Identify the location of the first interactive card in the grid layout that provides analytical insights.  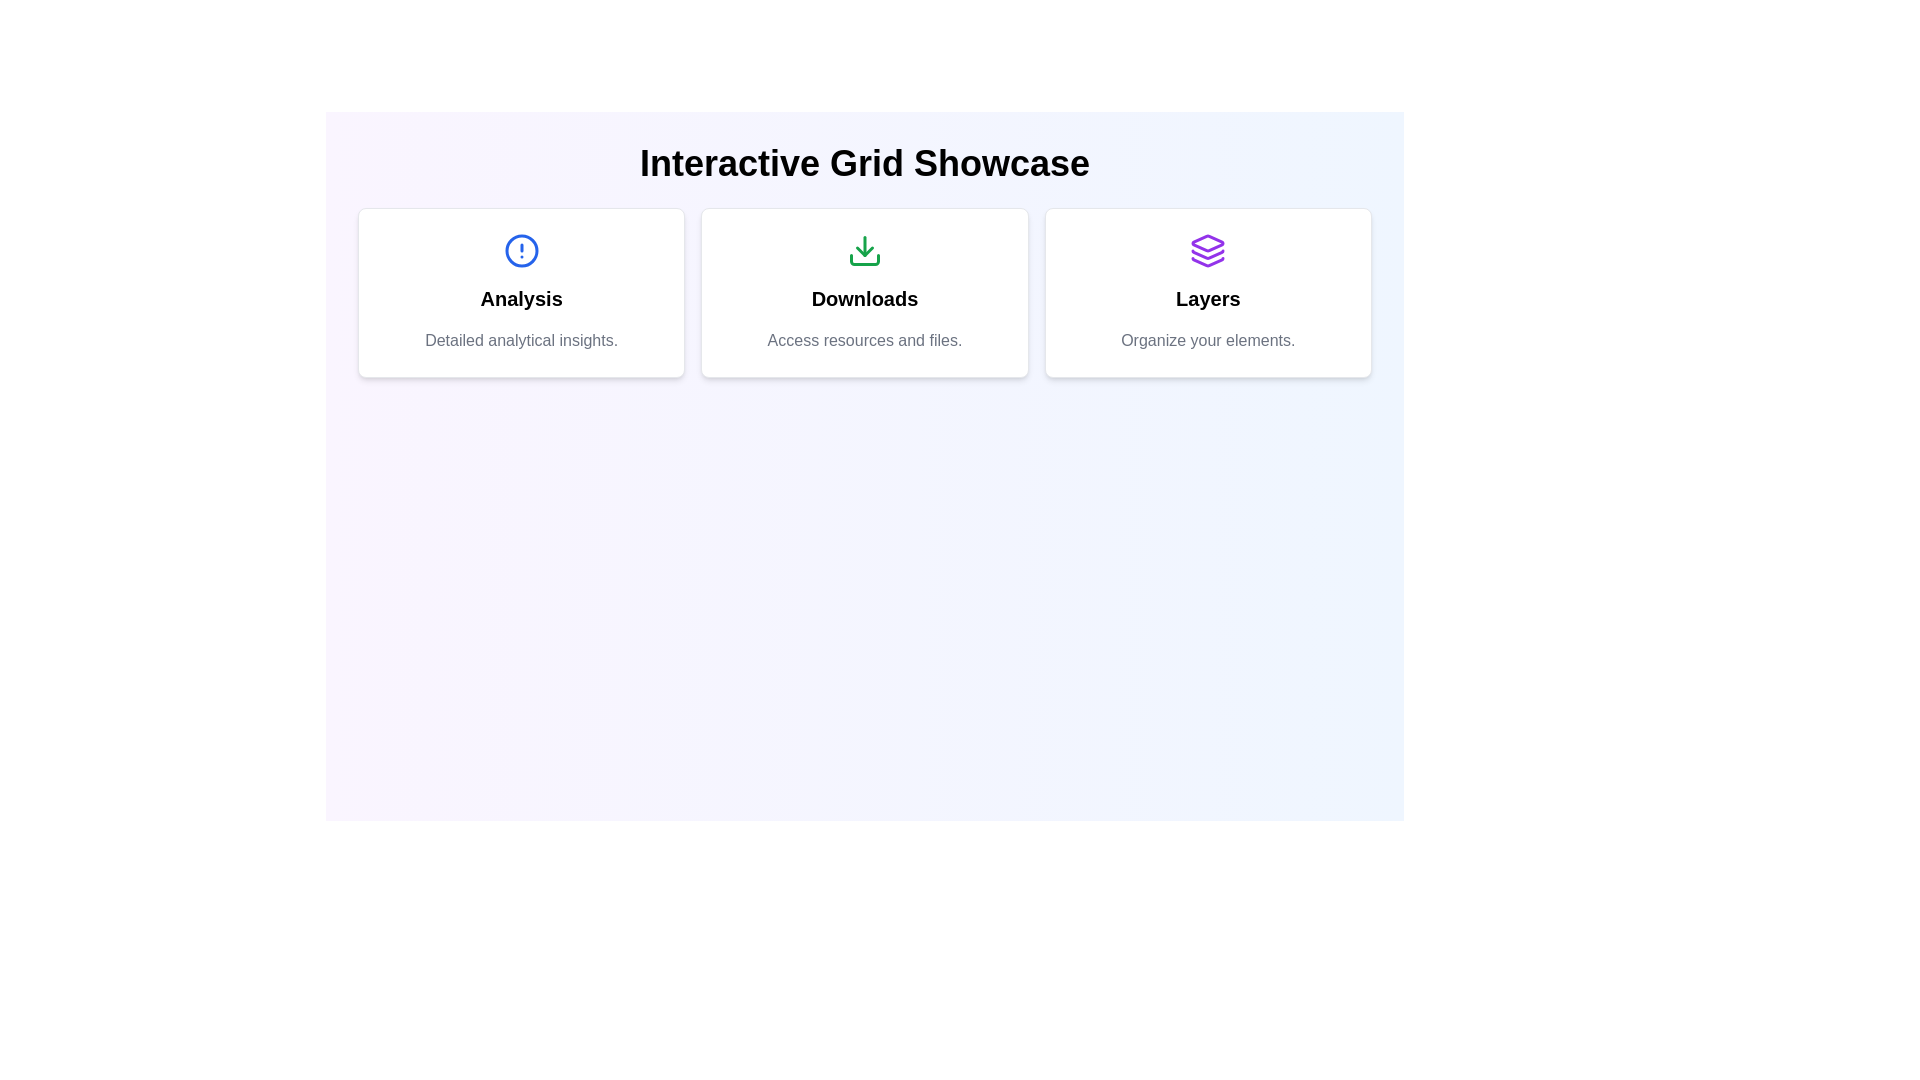
(521, 293).